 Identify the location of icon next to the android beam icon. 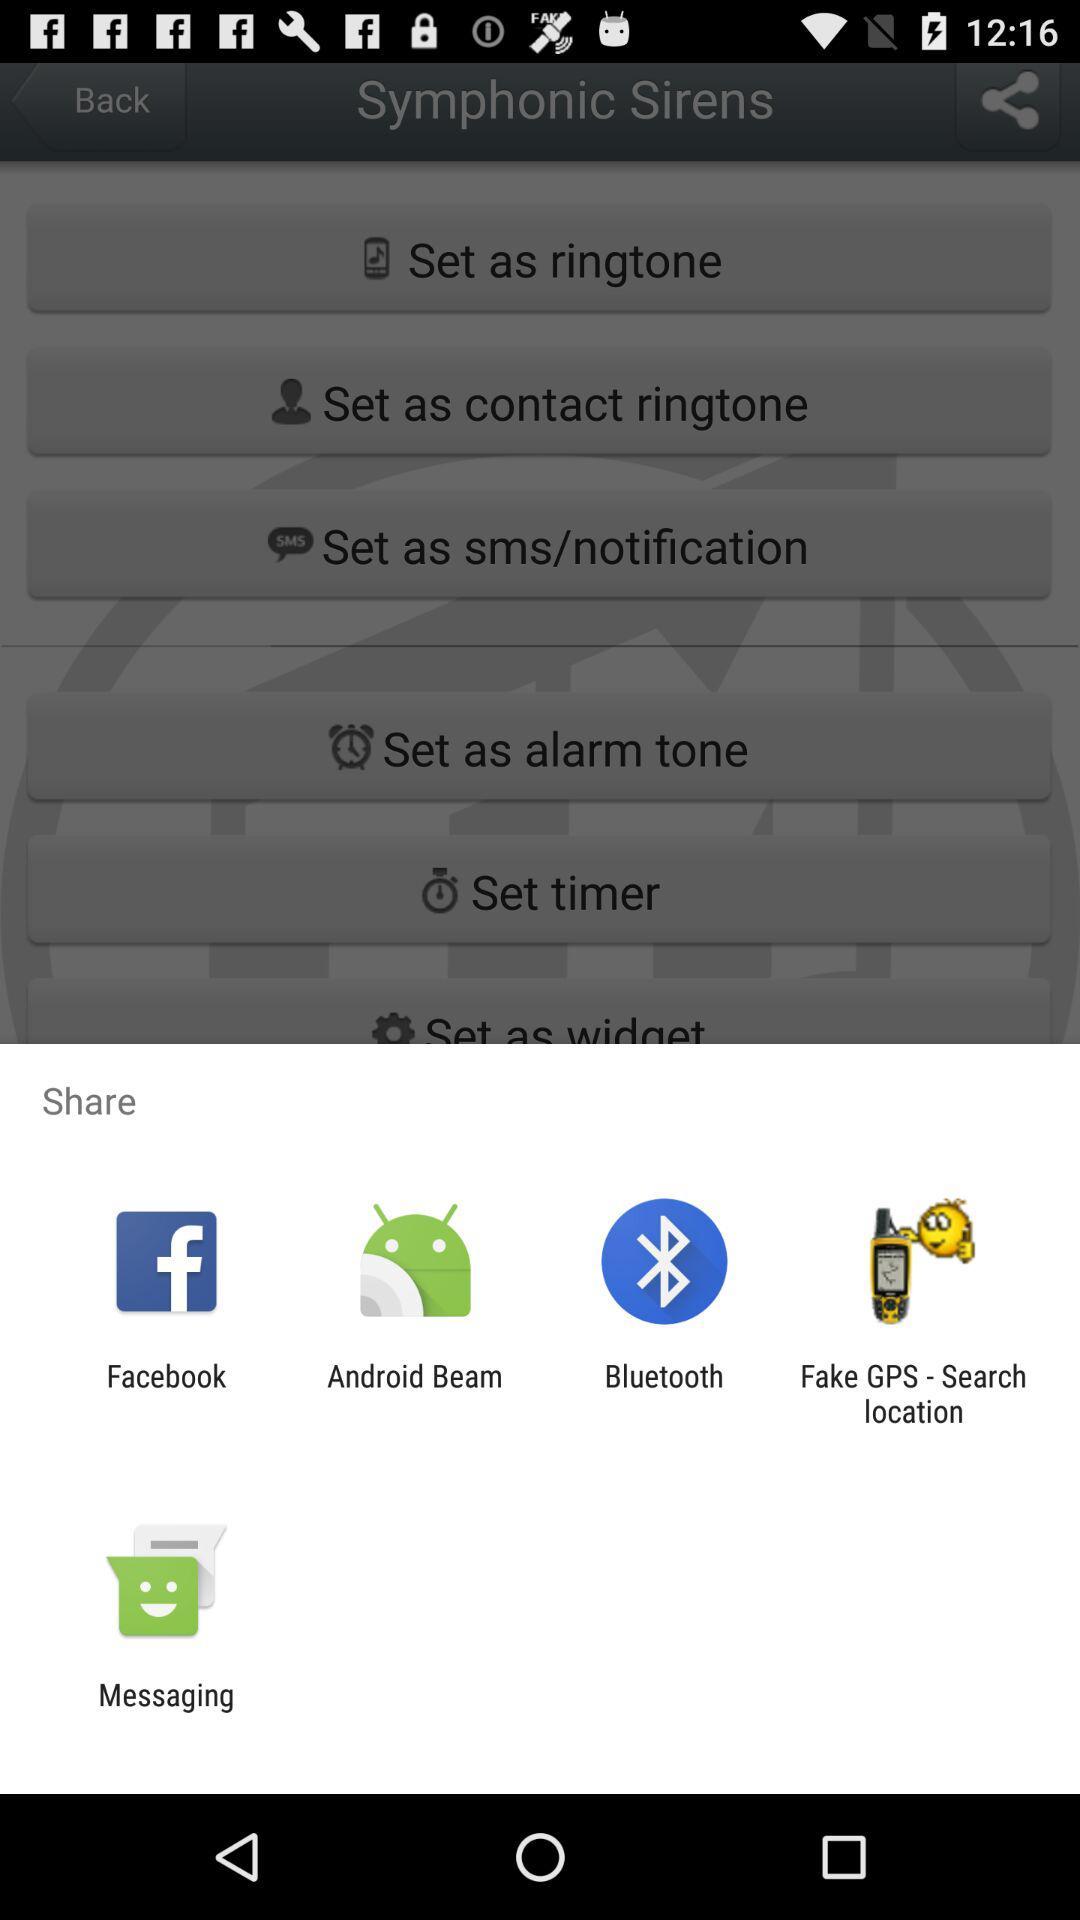
(165, 1392).